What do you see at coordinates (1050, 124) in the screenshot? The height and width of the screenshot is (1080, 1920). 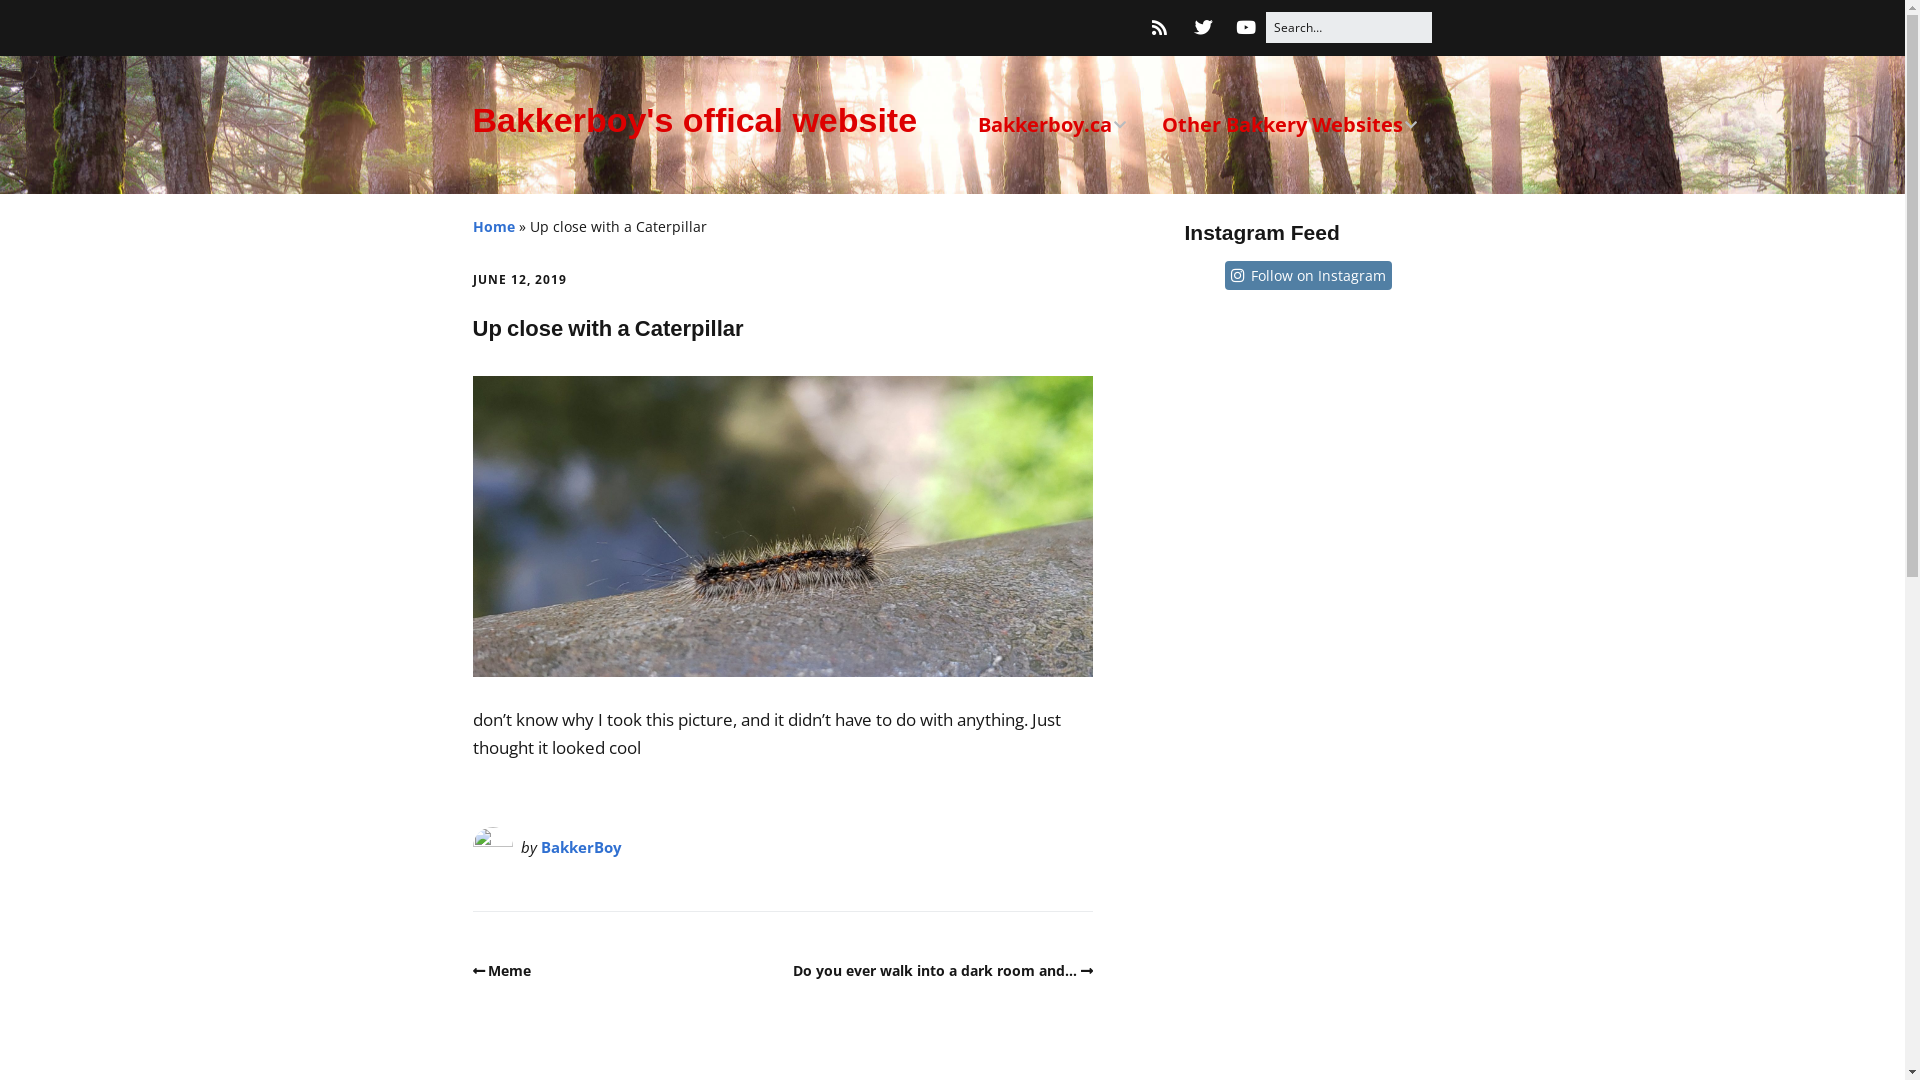 I see `'Bakkerboy.ca'` at bounding box center [1050, 124].